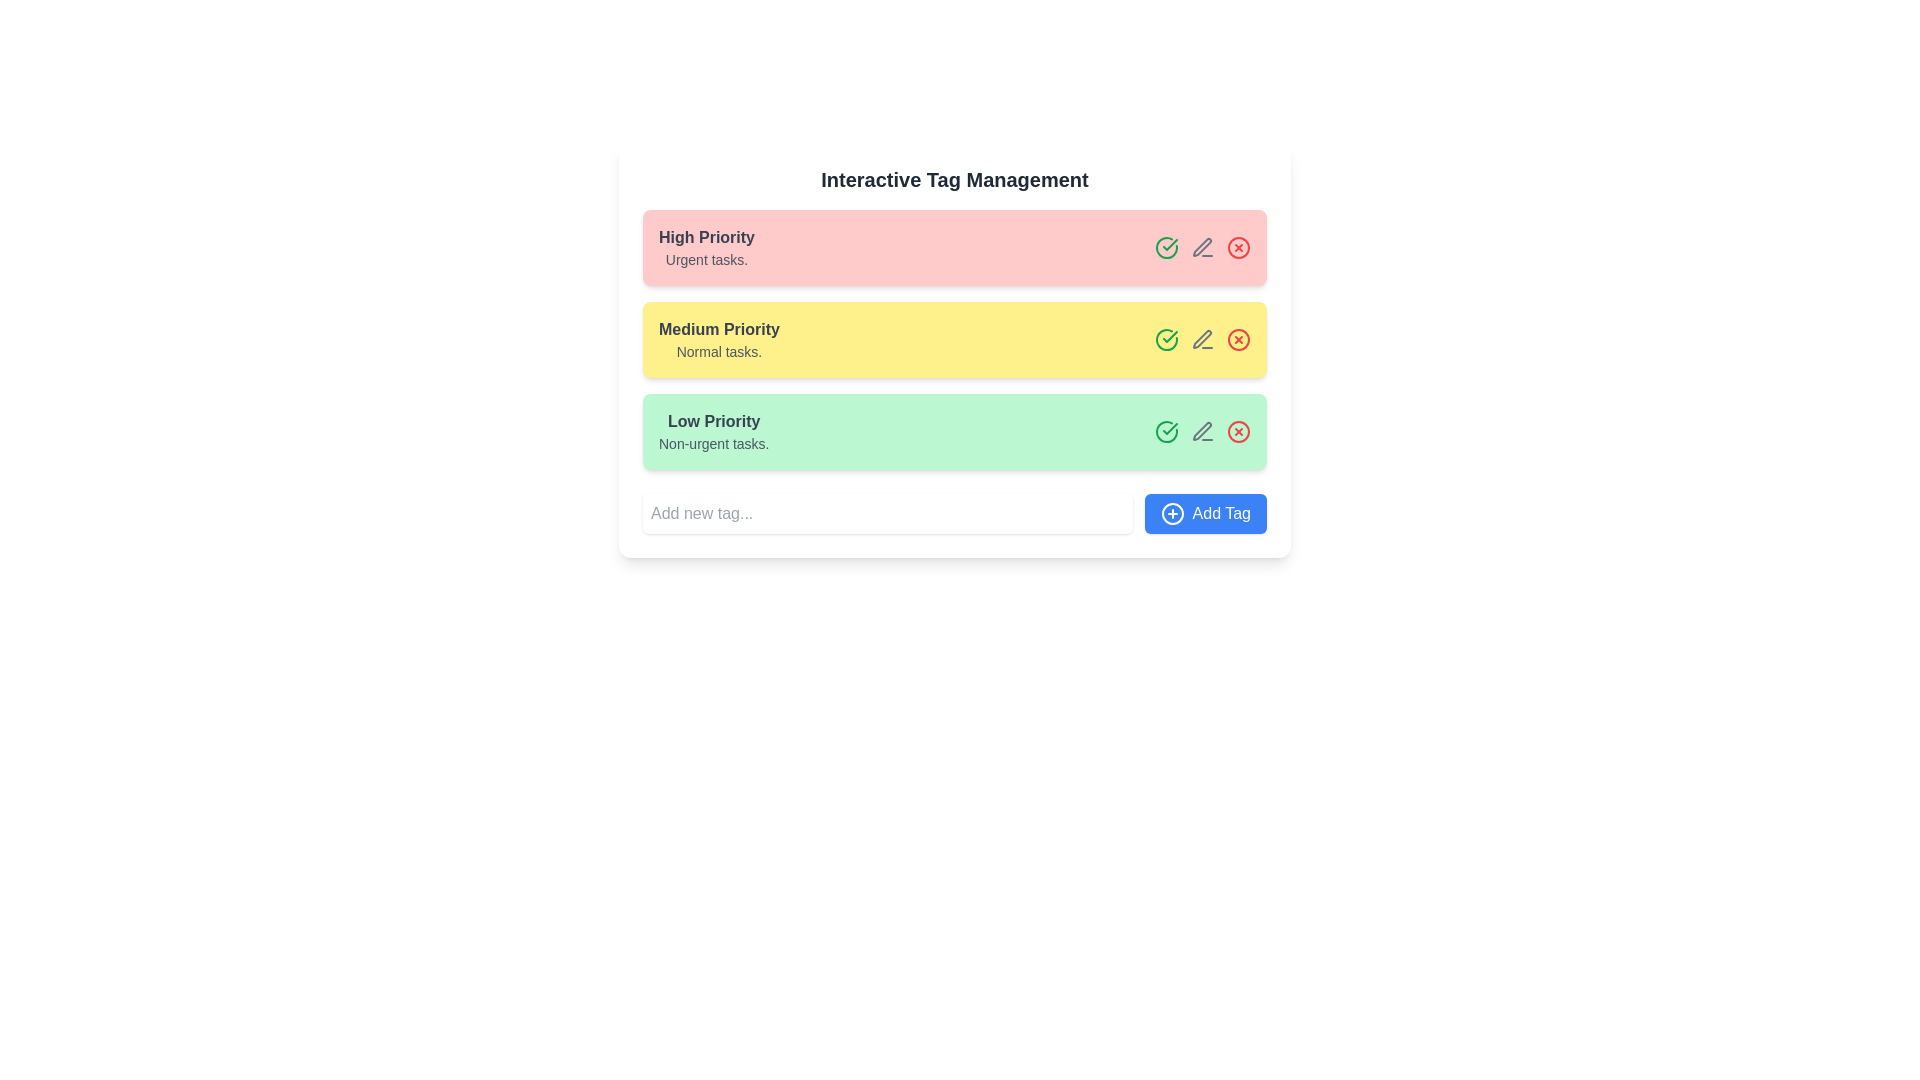  Describe the element at coordinates (1166, 338) in the screenshot. I see `the checkmark indicator icon that signifies the completion of tasks listed under 'Medium Priority', located on the right side of the 'Medium Priority' section adjacent to the yellow header area` at that location.